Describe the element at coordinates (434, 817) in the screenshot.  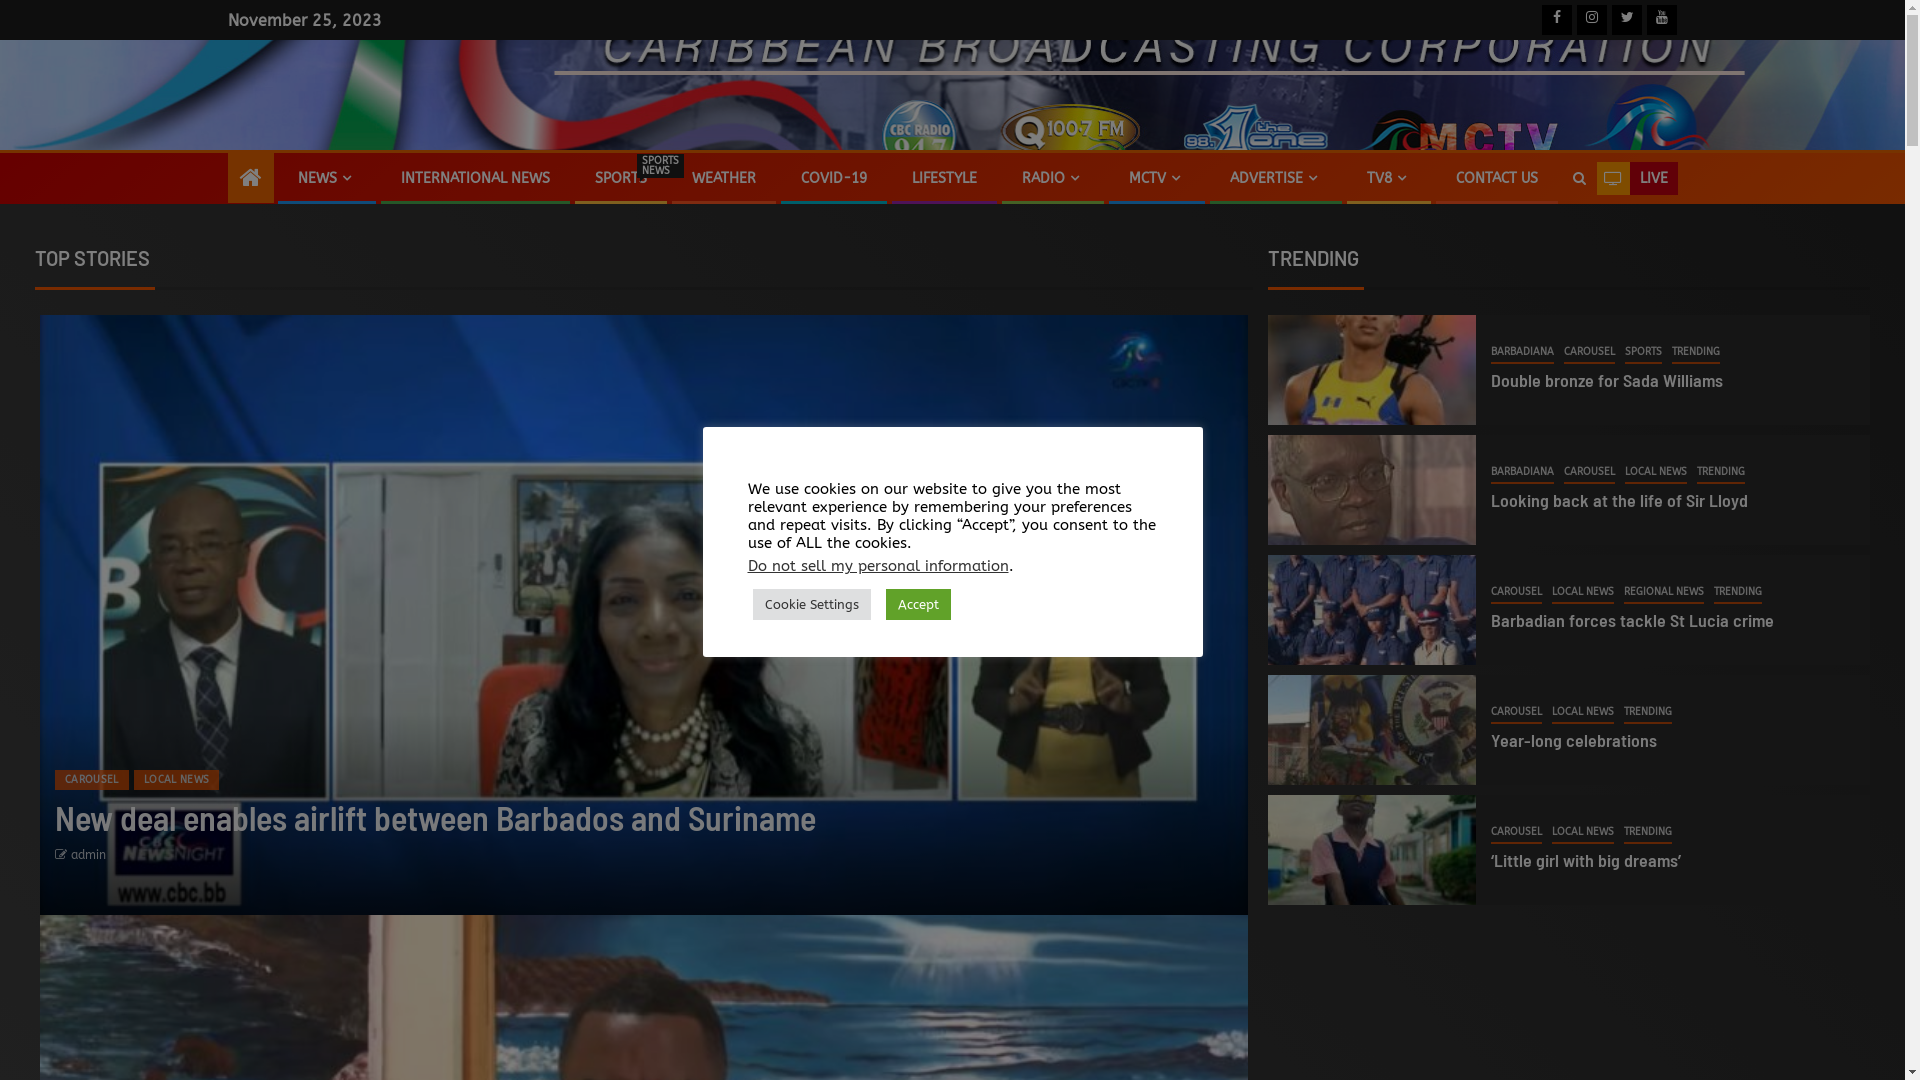
I see `'New deal enables airlift between Barbados and Suriname'` at that location.